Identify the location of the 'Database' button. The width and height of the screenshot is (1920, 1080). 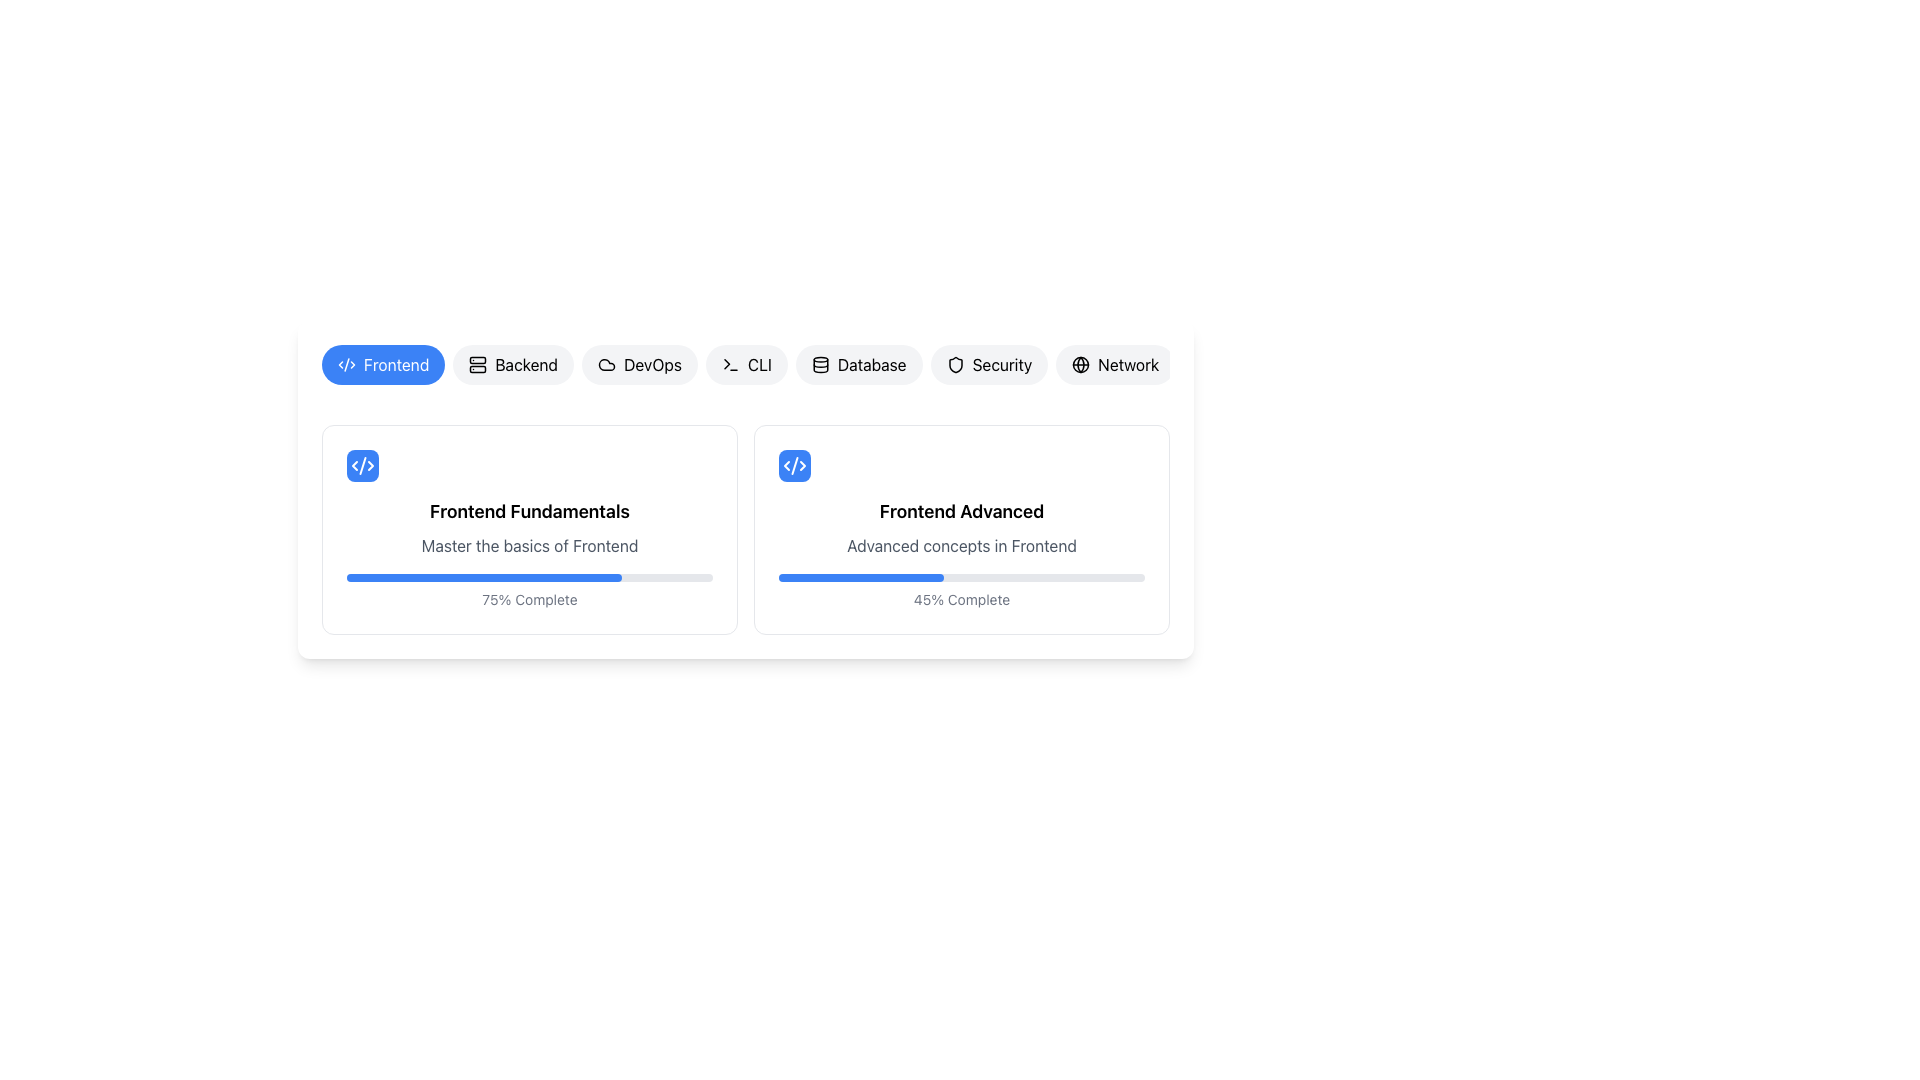
(859, 365).